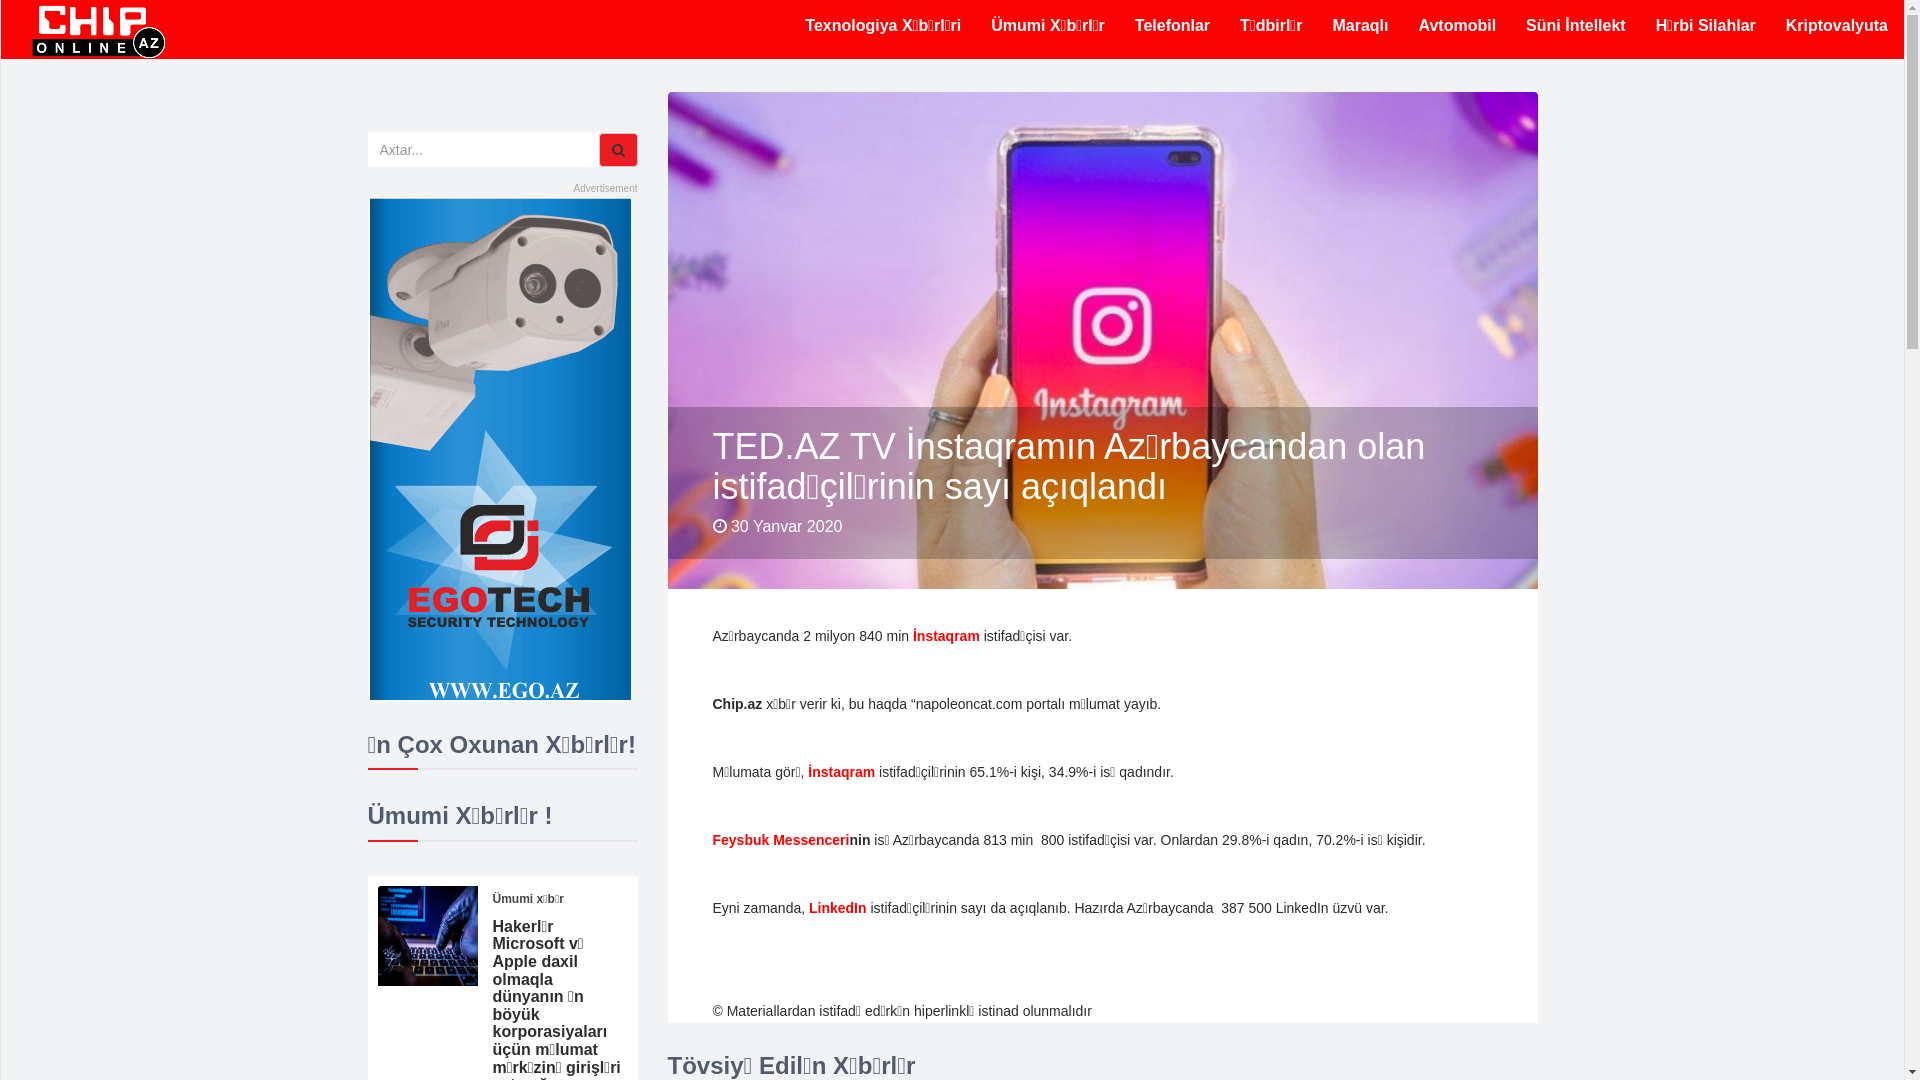  Describe the element at coordinates (805, 907) in the screenshot. I see `' LinkedIn '` at that location.